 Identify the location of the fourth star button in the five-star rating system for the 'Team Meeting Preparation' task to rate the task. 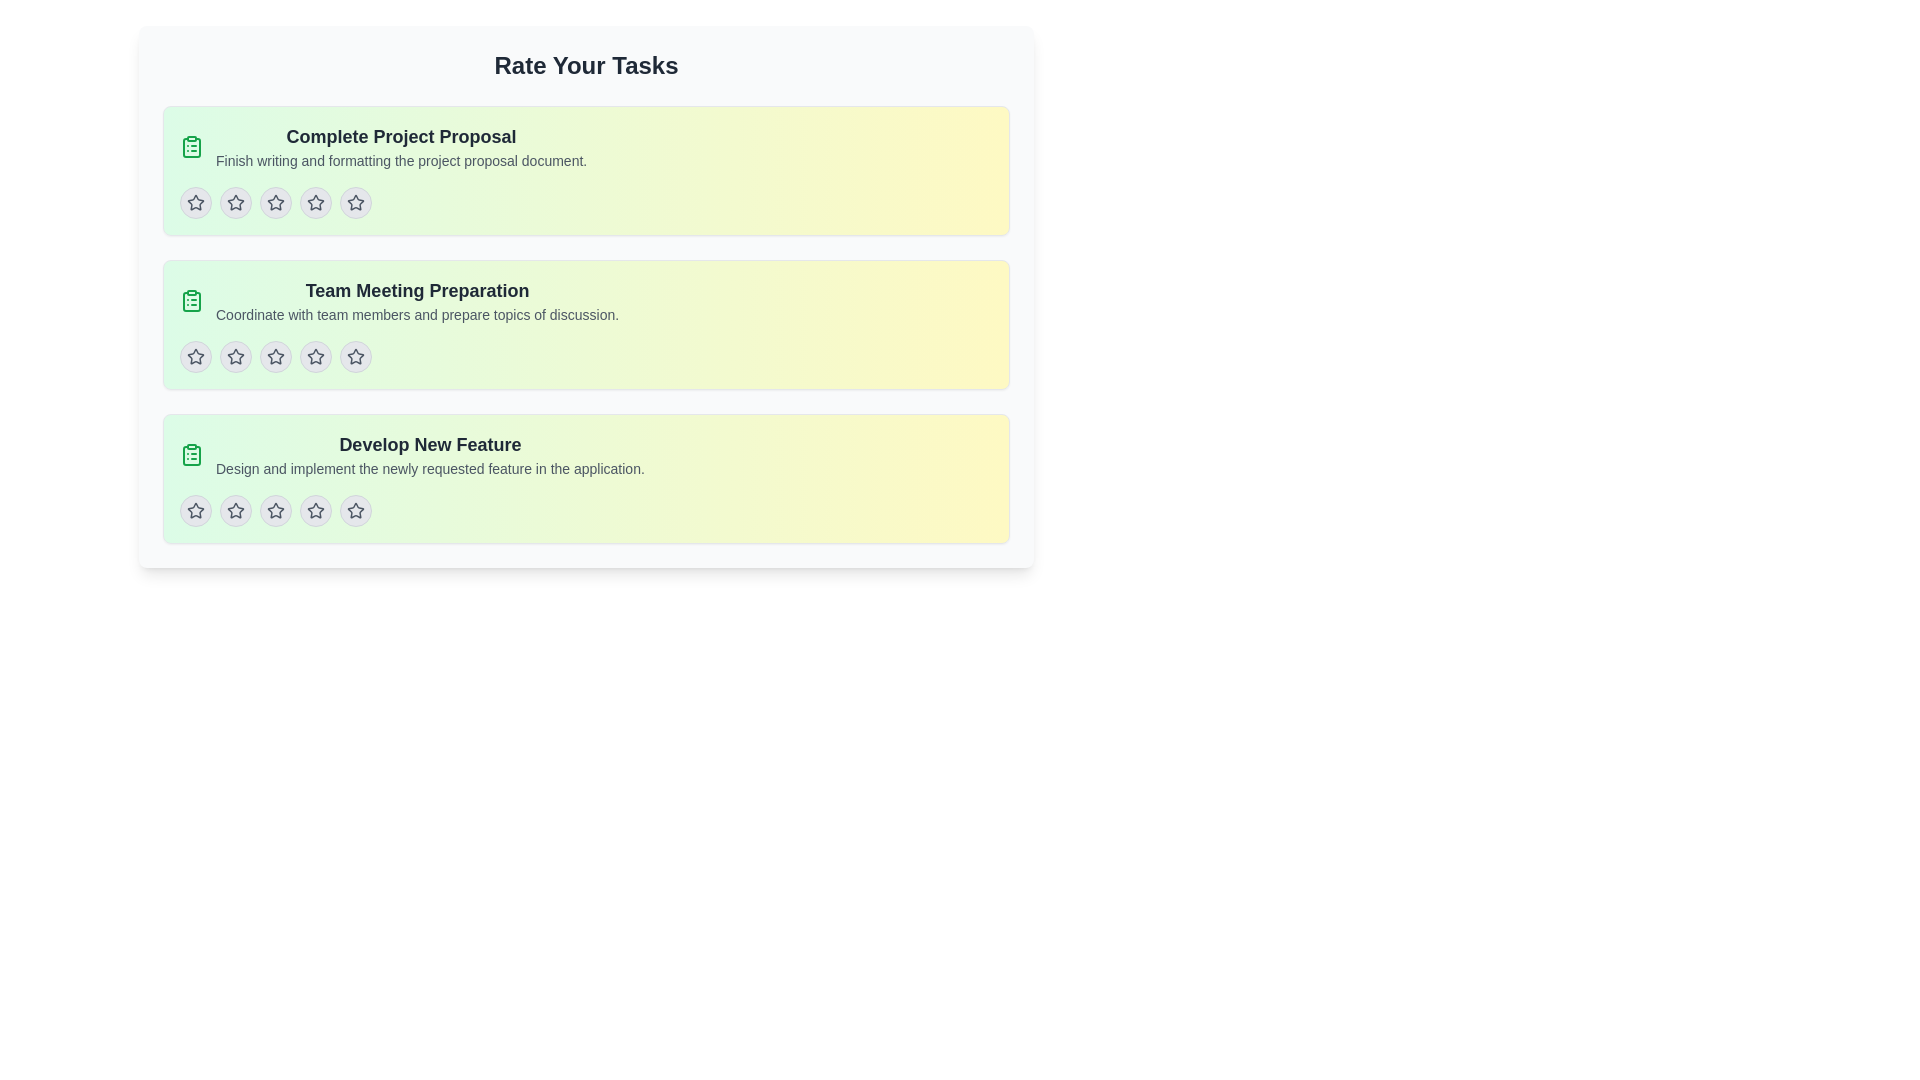
(315, 356).